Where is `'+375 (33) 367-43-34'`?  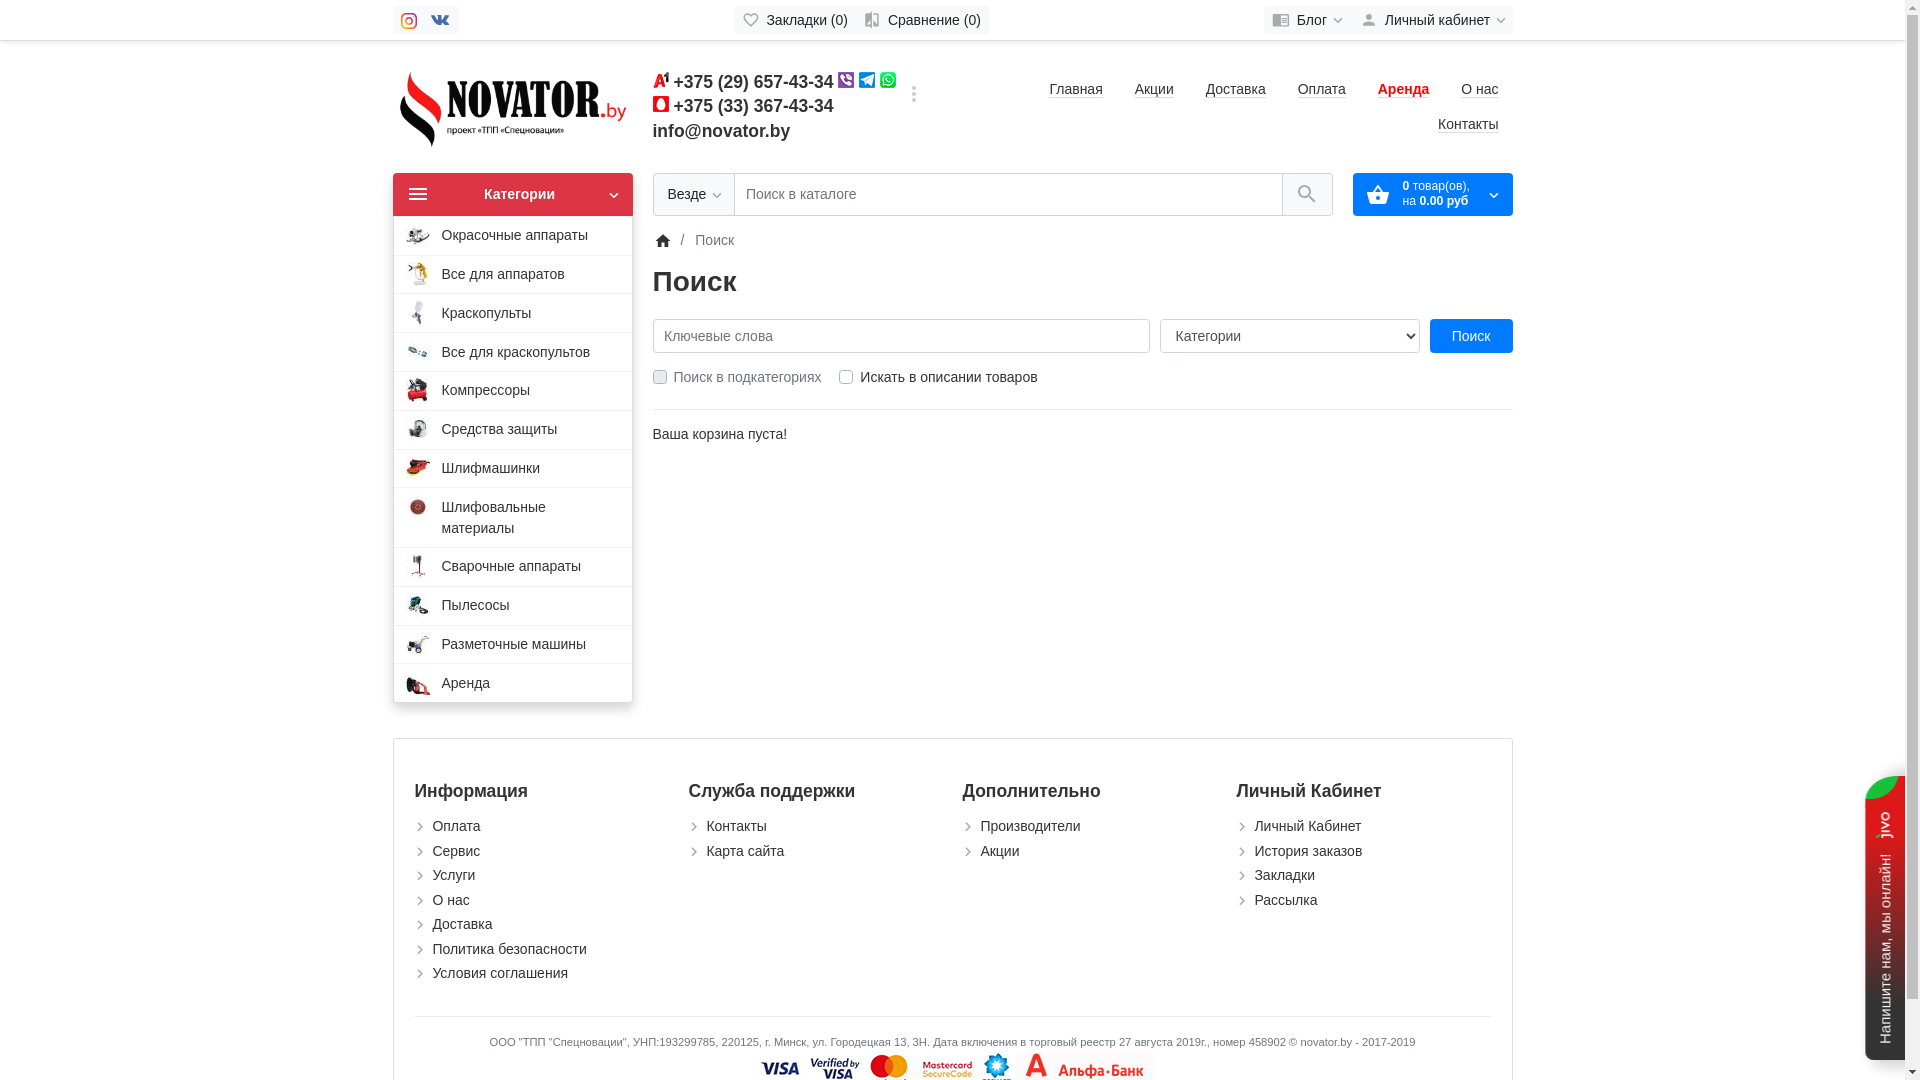
'+375 (33) 367-43-34' is located at coordinates (752, 105).